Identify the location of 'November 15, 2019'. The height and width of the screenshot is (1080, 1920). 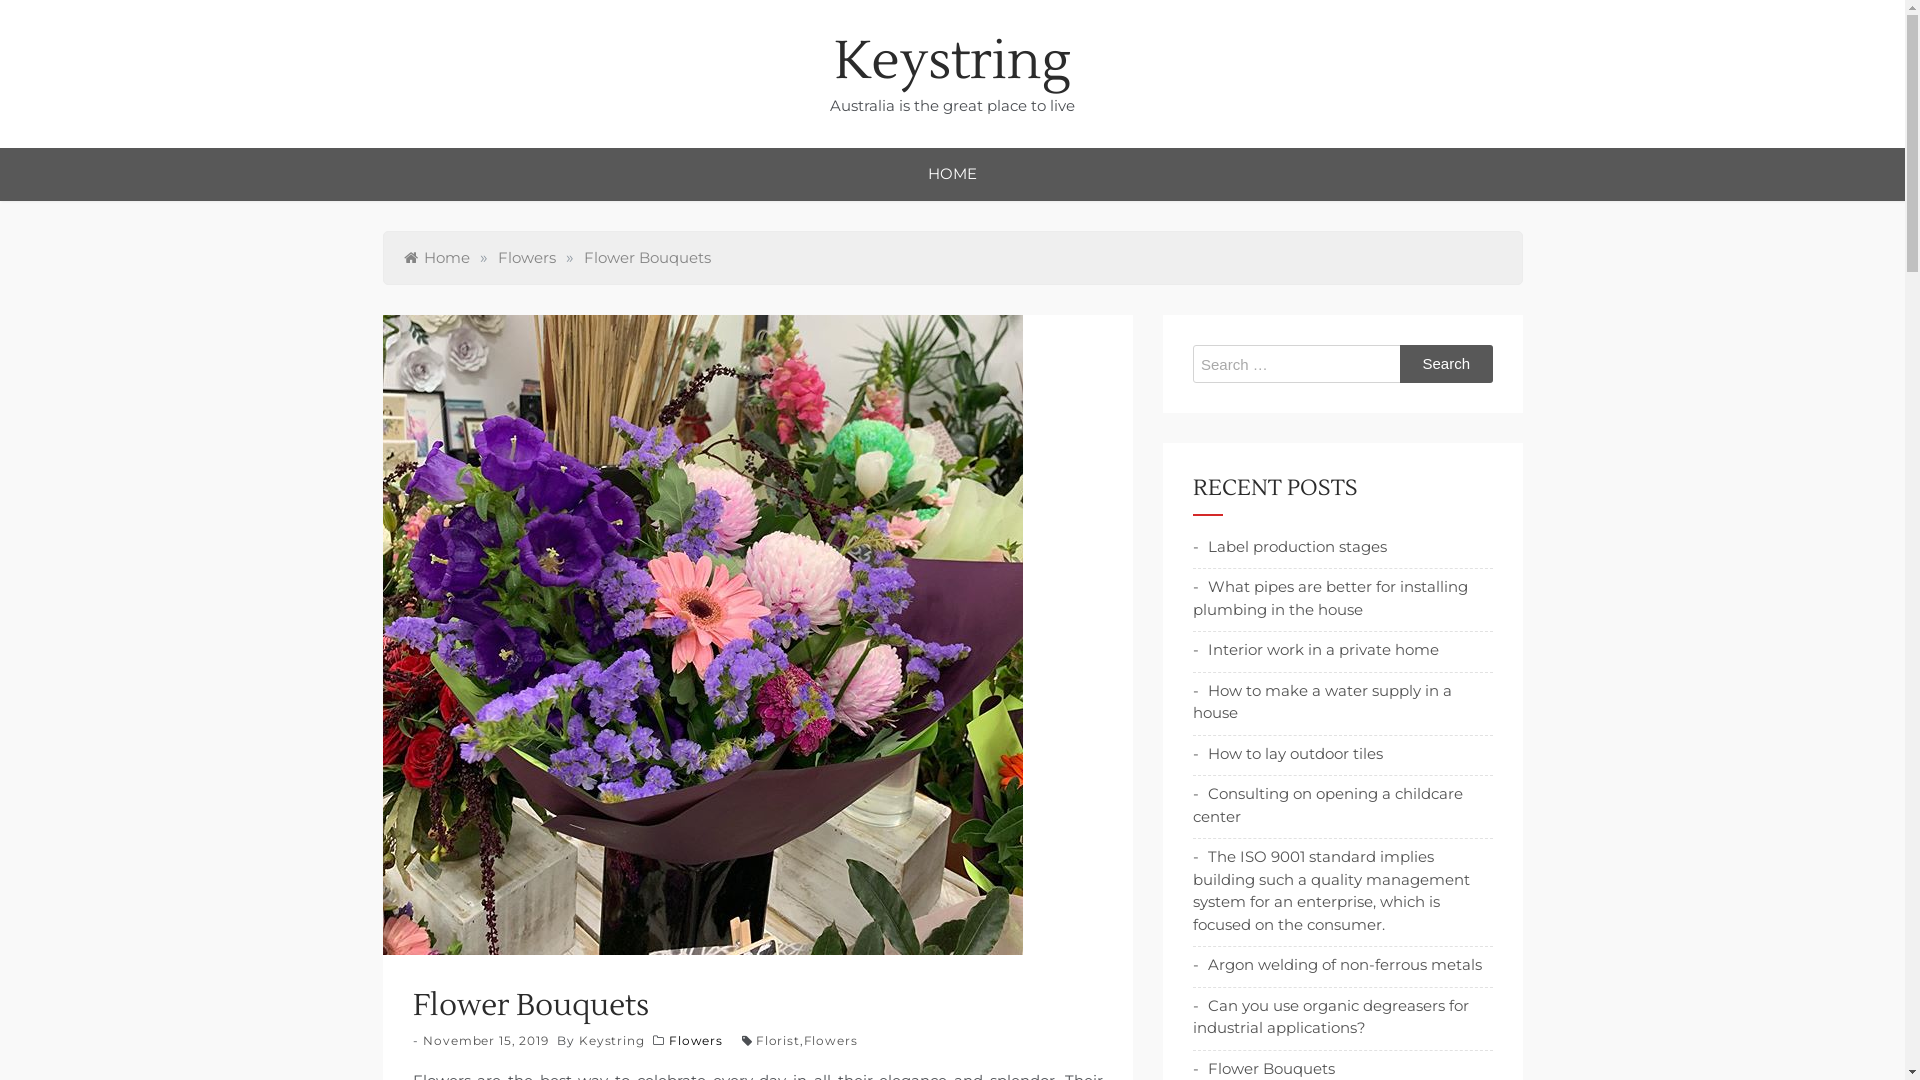
(485, 1039).